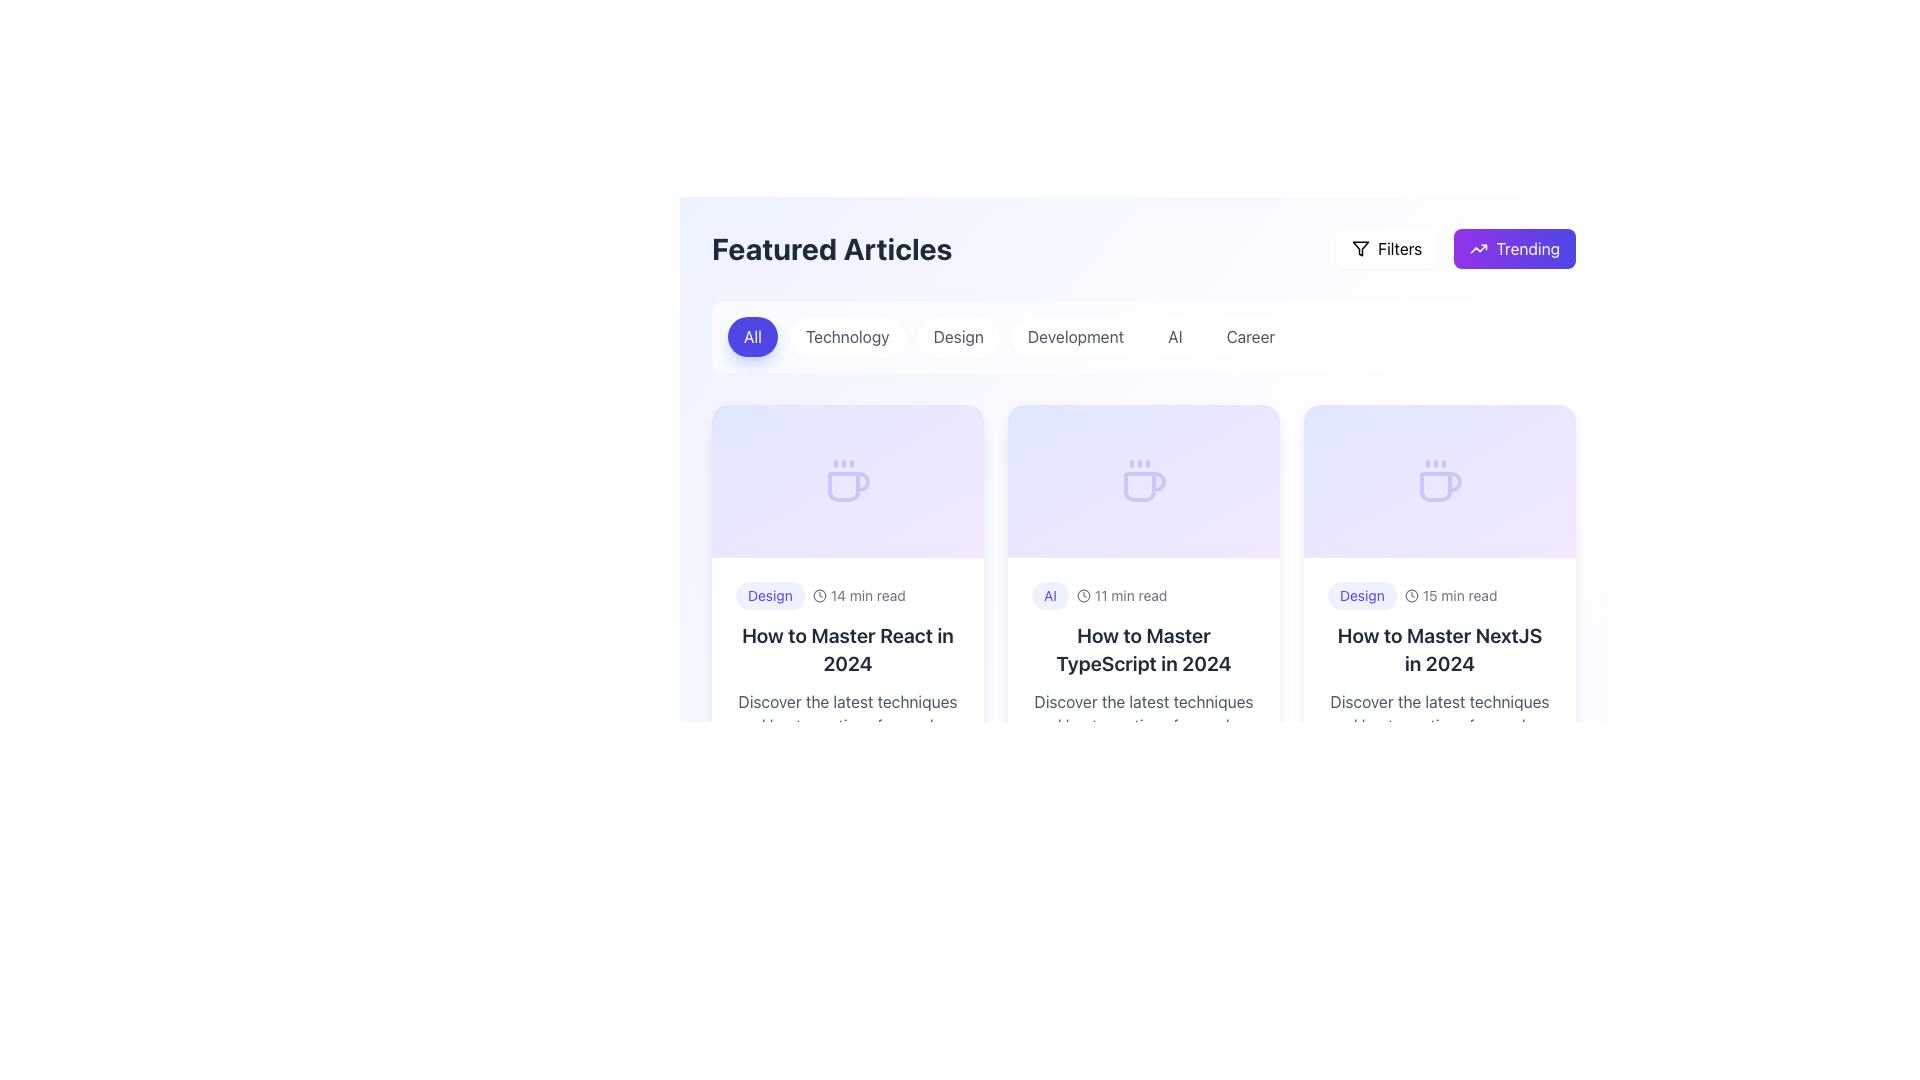  Describe the element at coordinates (1440, 650) in the screenshot. I see `the article title 'How to Master NextJS in 2024' which is styled with large, bold, dark-gray font and located centrally within the third article card in the 'Featured Articles' section` at that location.